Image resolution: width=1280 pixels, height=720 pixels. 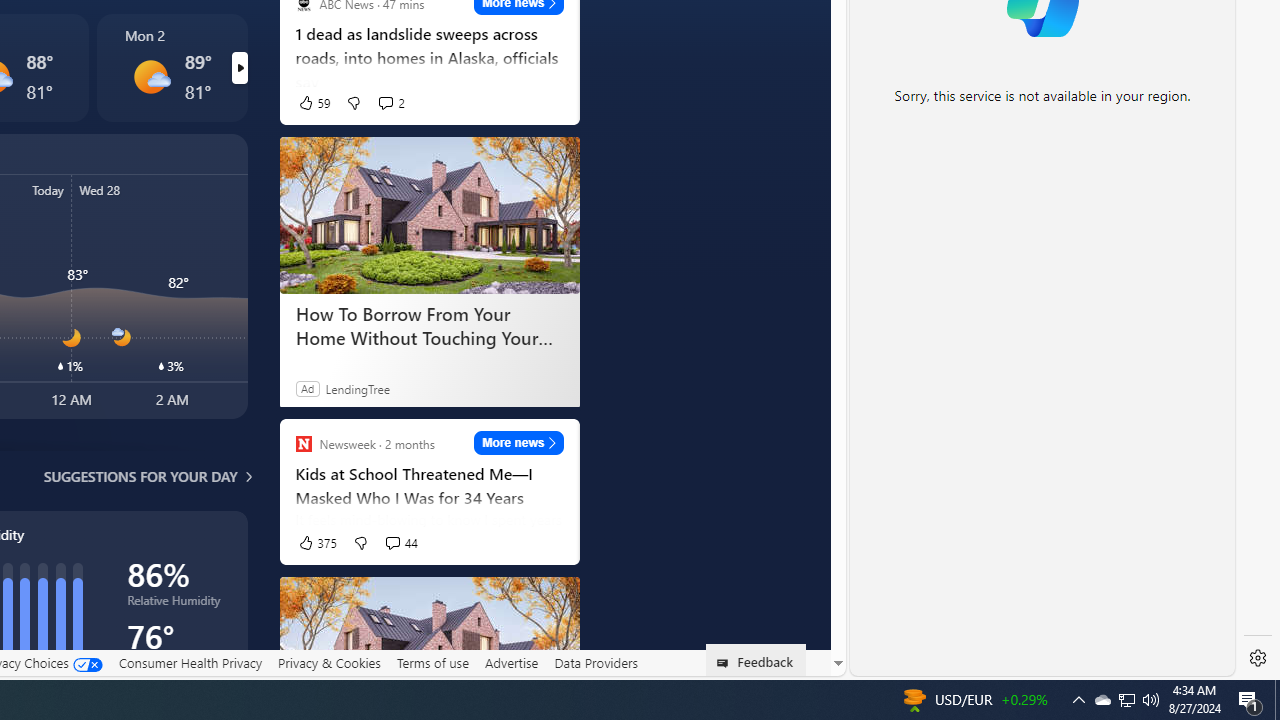 I want to click on 'Feedback', so click(x=755, y=659).